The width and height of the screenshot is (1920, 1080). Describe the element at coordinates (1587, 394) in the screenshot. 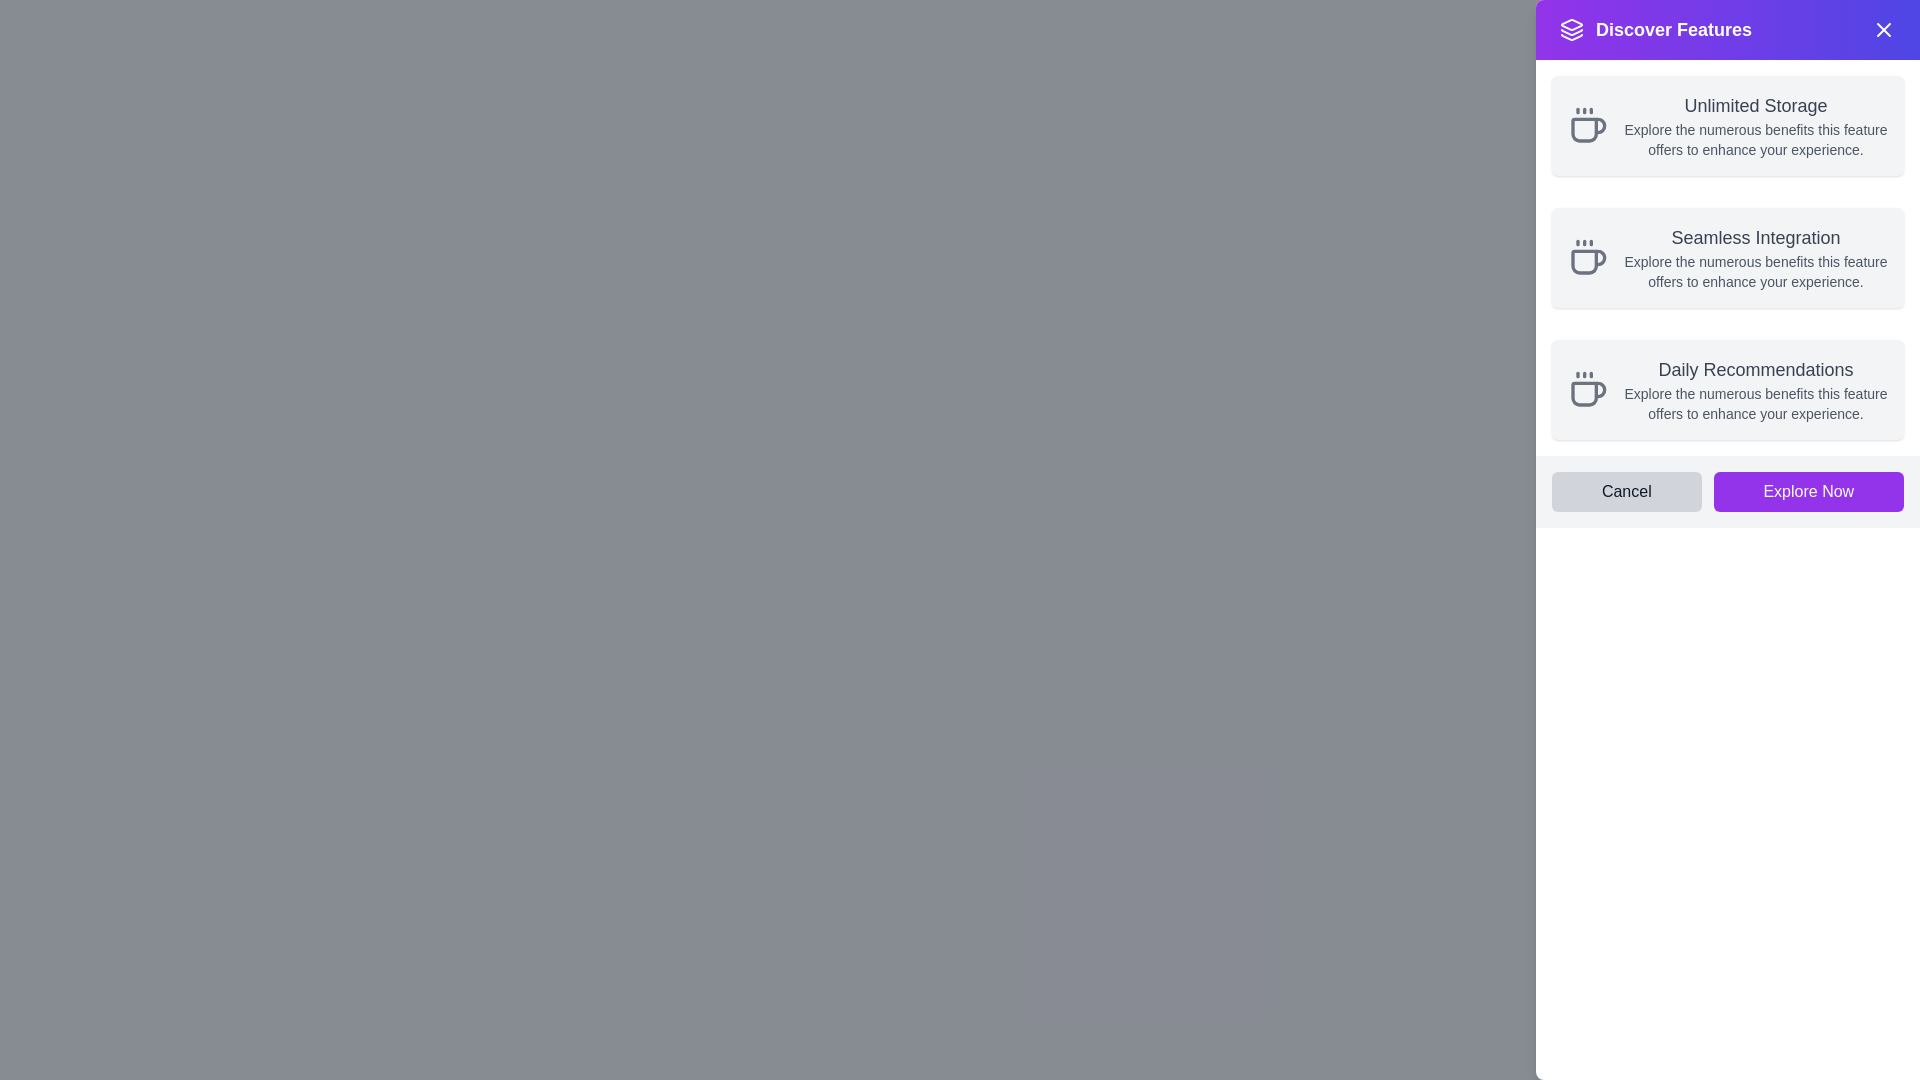

I see `the steaming cup of coffee icon within the 'Daily Recommendations' section to trigger potential tooltips` at that location.